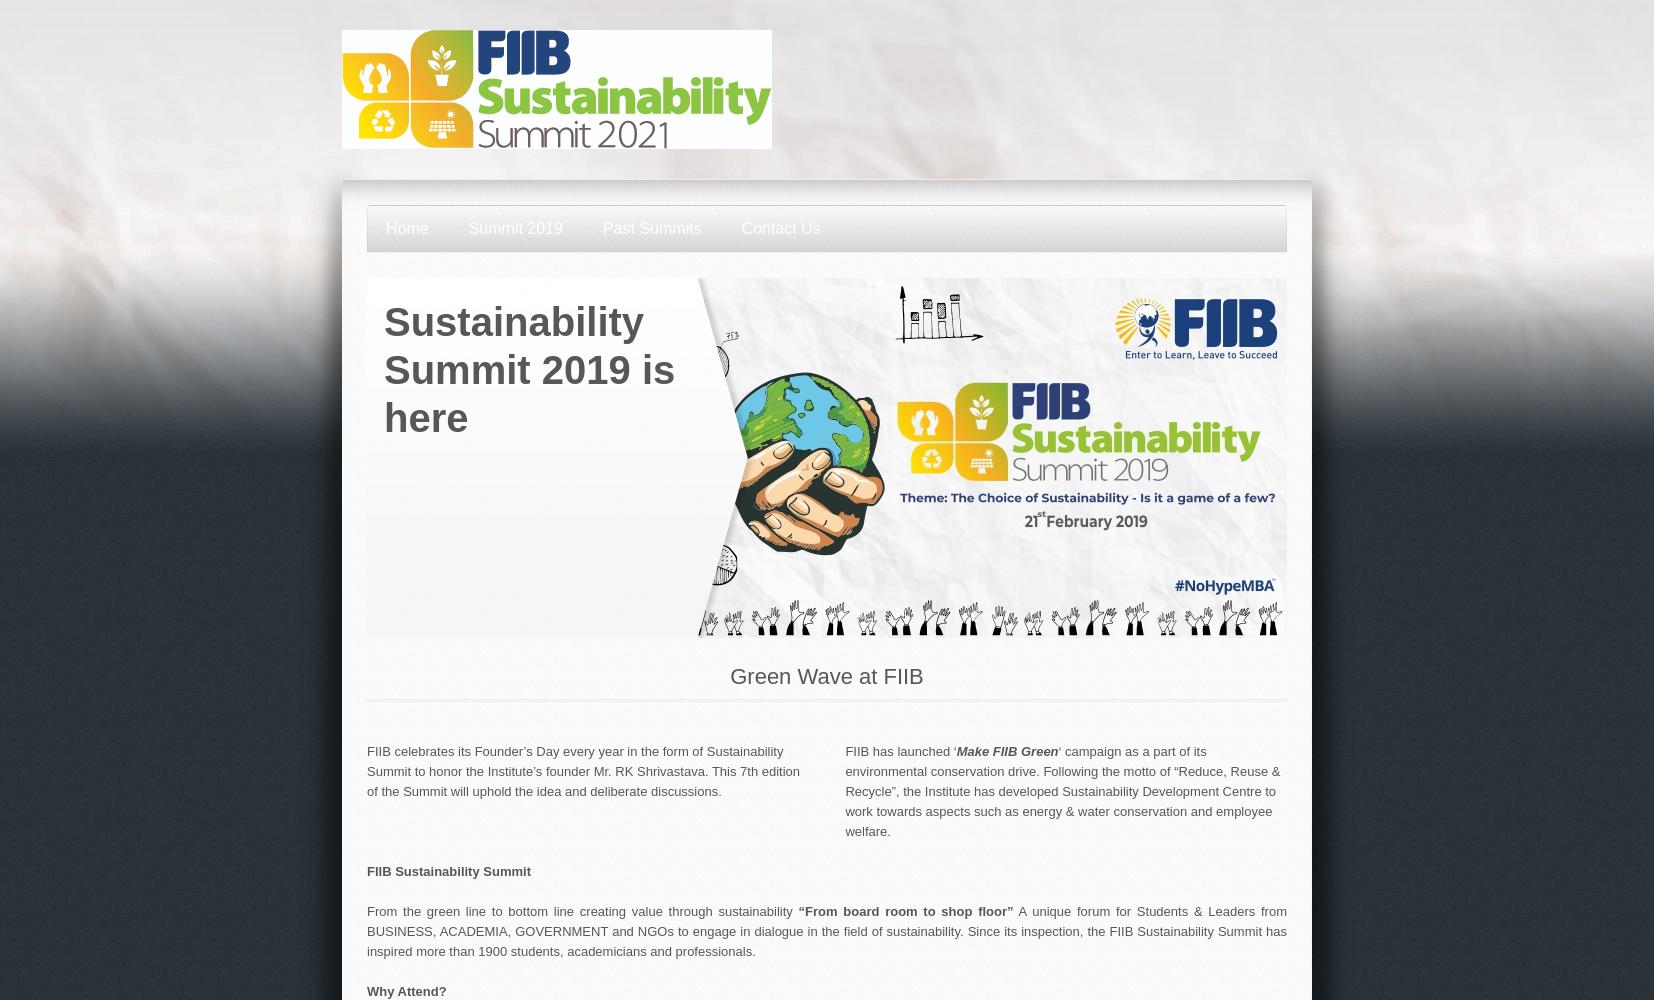  Describe the element at coordinates (529, 394) in the screenshot. I see `'is here'` at that location.